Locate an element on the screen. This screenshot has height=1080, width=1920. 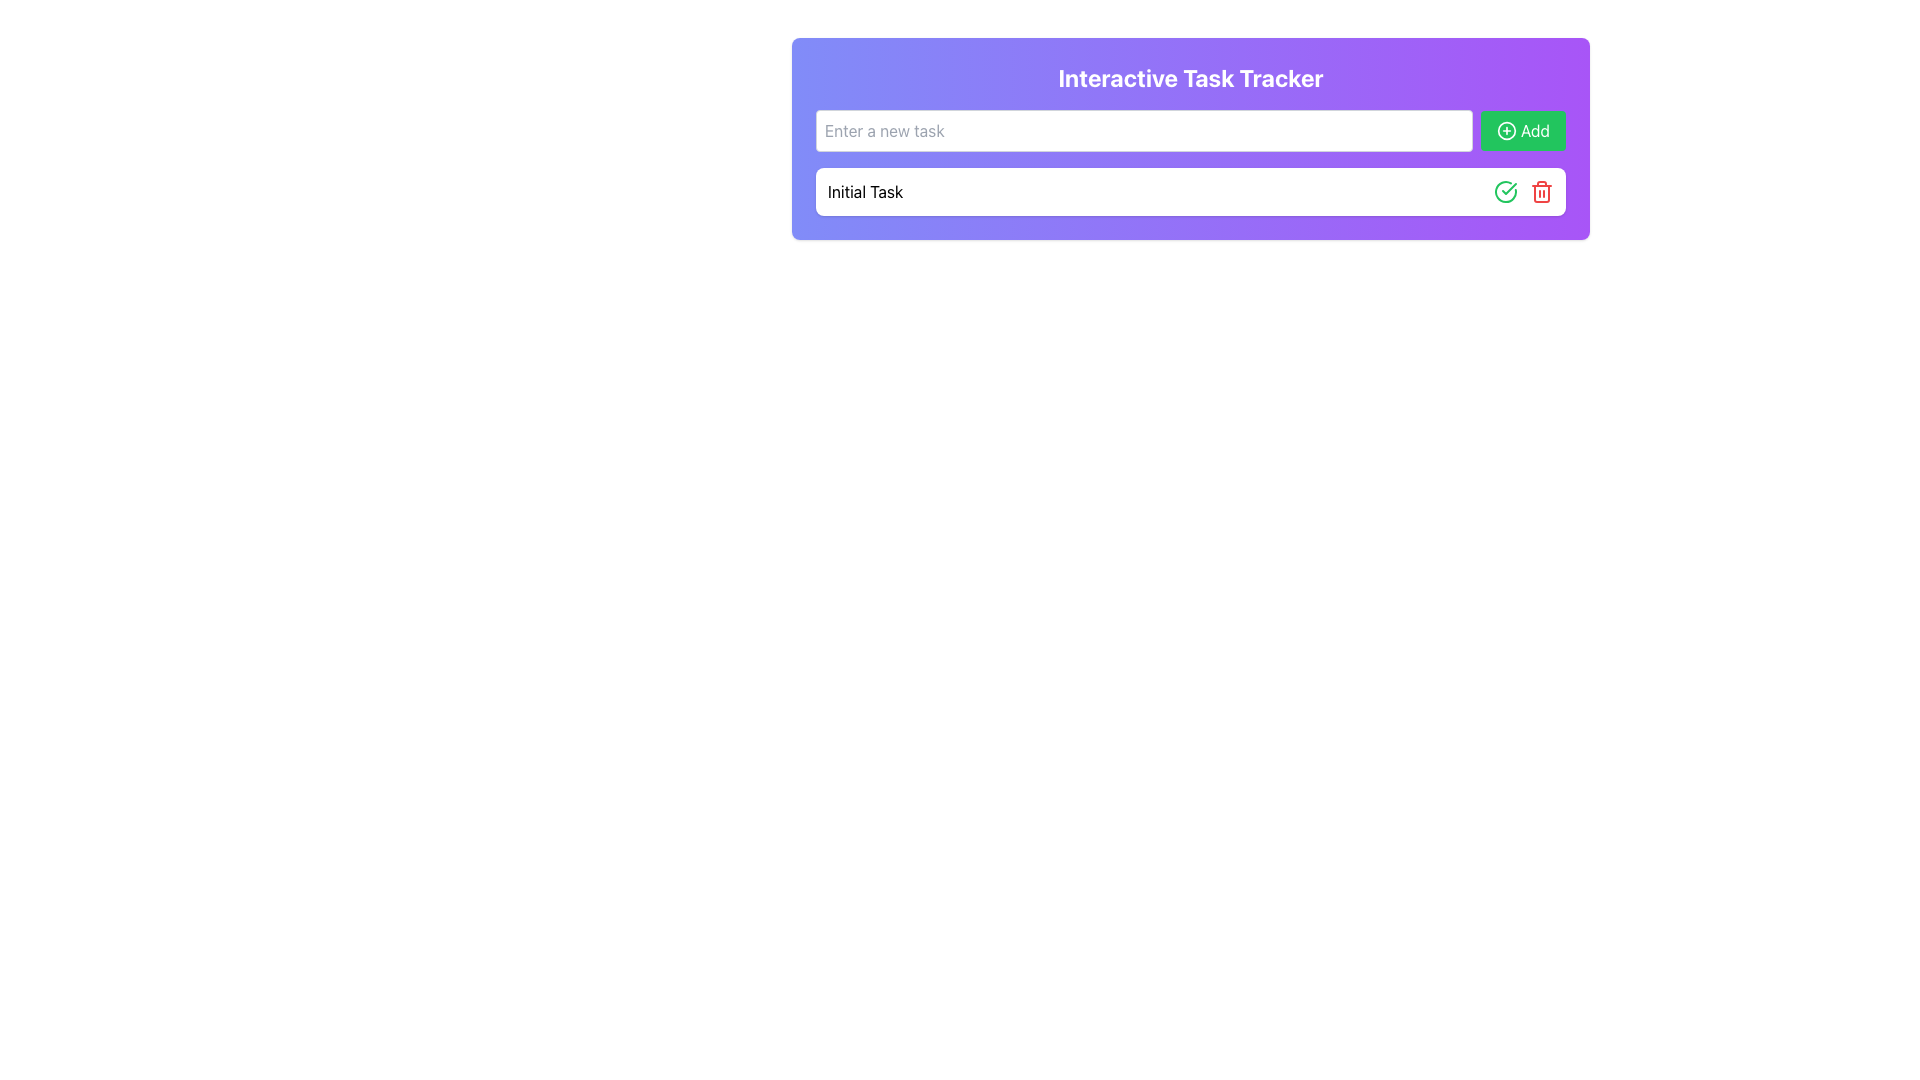
the red trash bin icon button is located at coordinates (1540, 192).